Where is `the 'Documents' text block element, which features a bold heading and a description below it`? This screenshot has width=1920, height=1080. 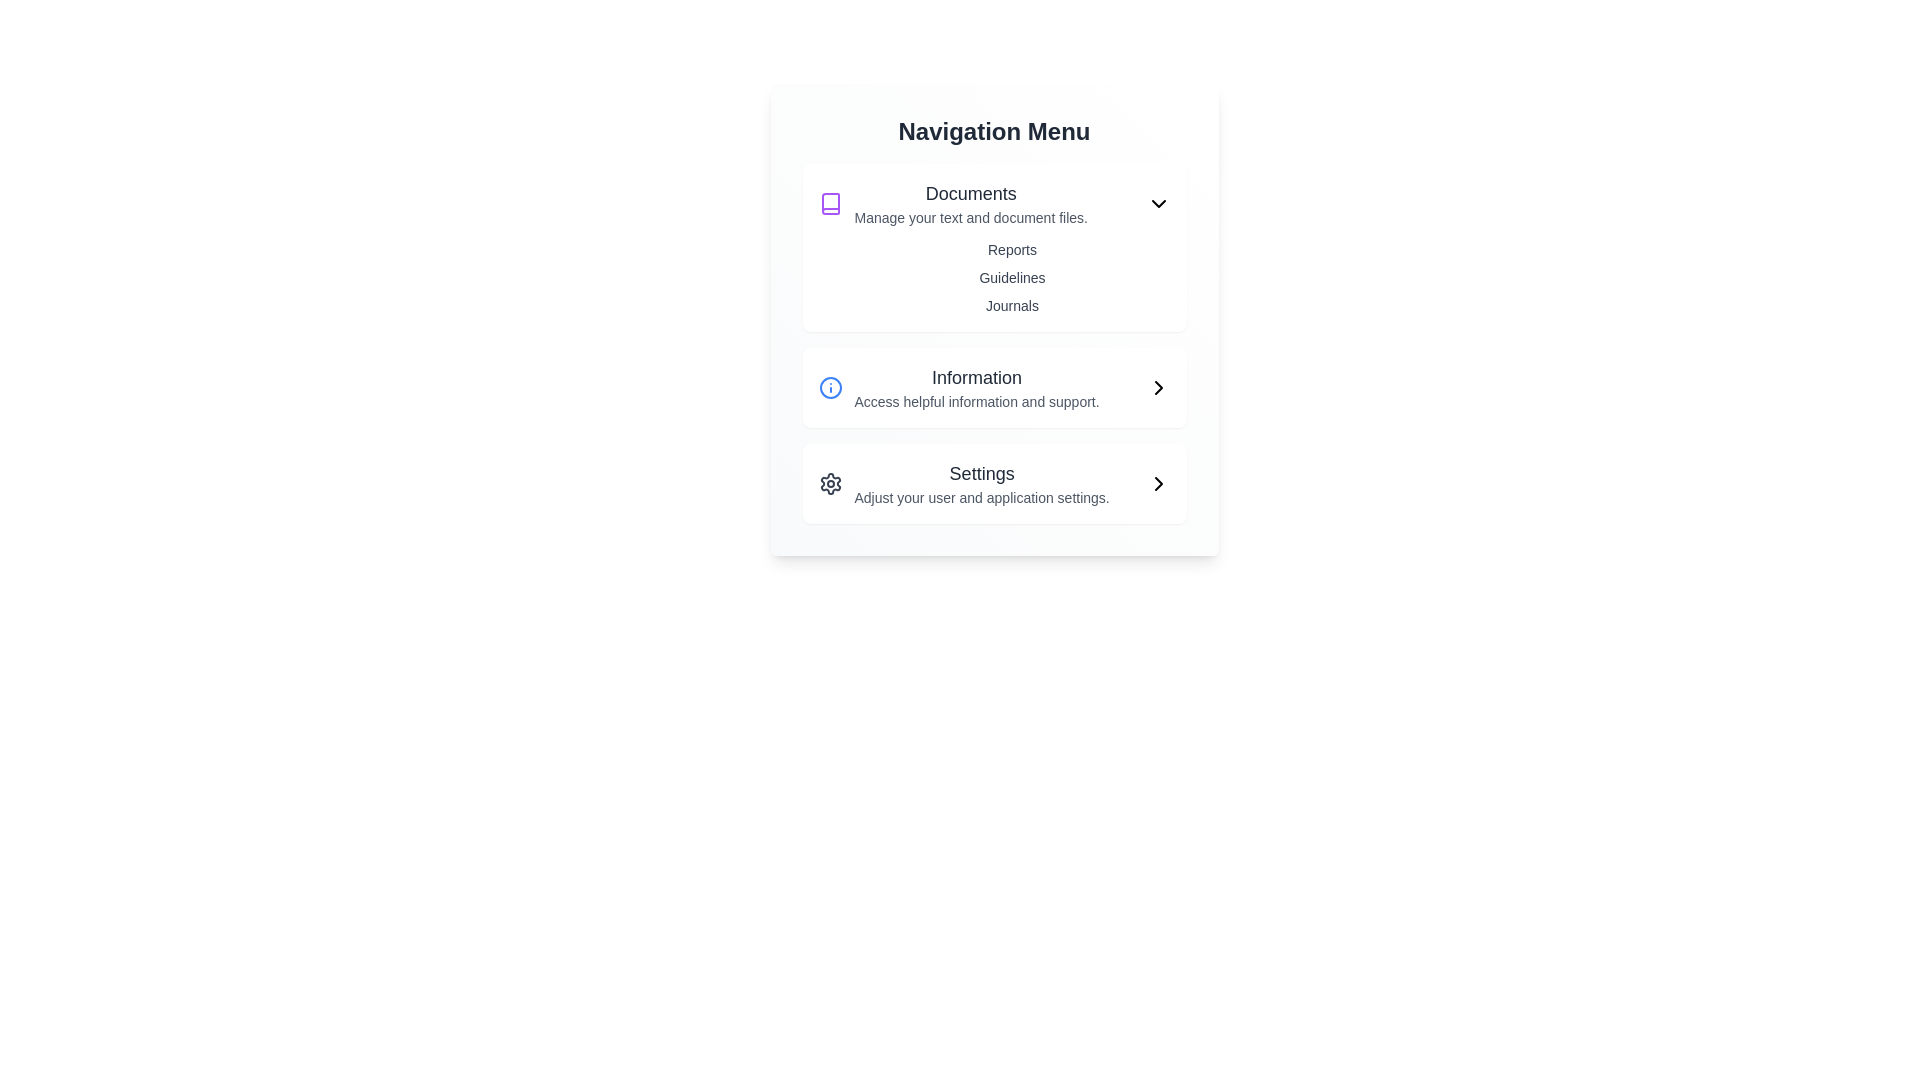
the 'Documents' text block element, which features a bold heading and a description below it is located at coordinates (971, 204).